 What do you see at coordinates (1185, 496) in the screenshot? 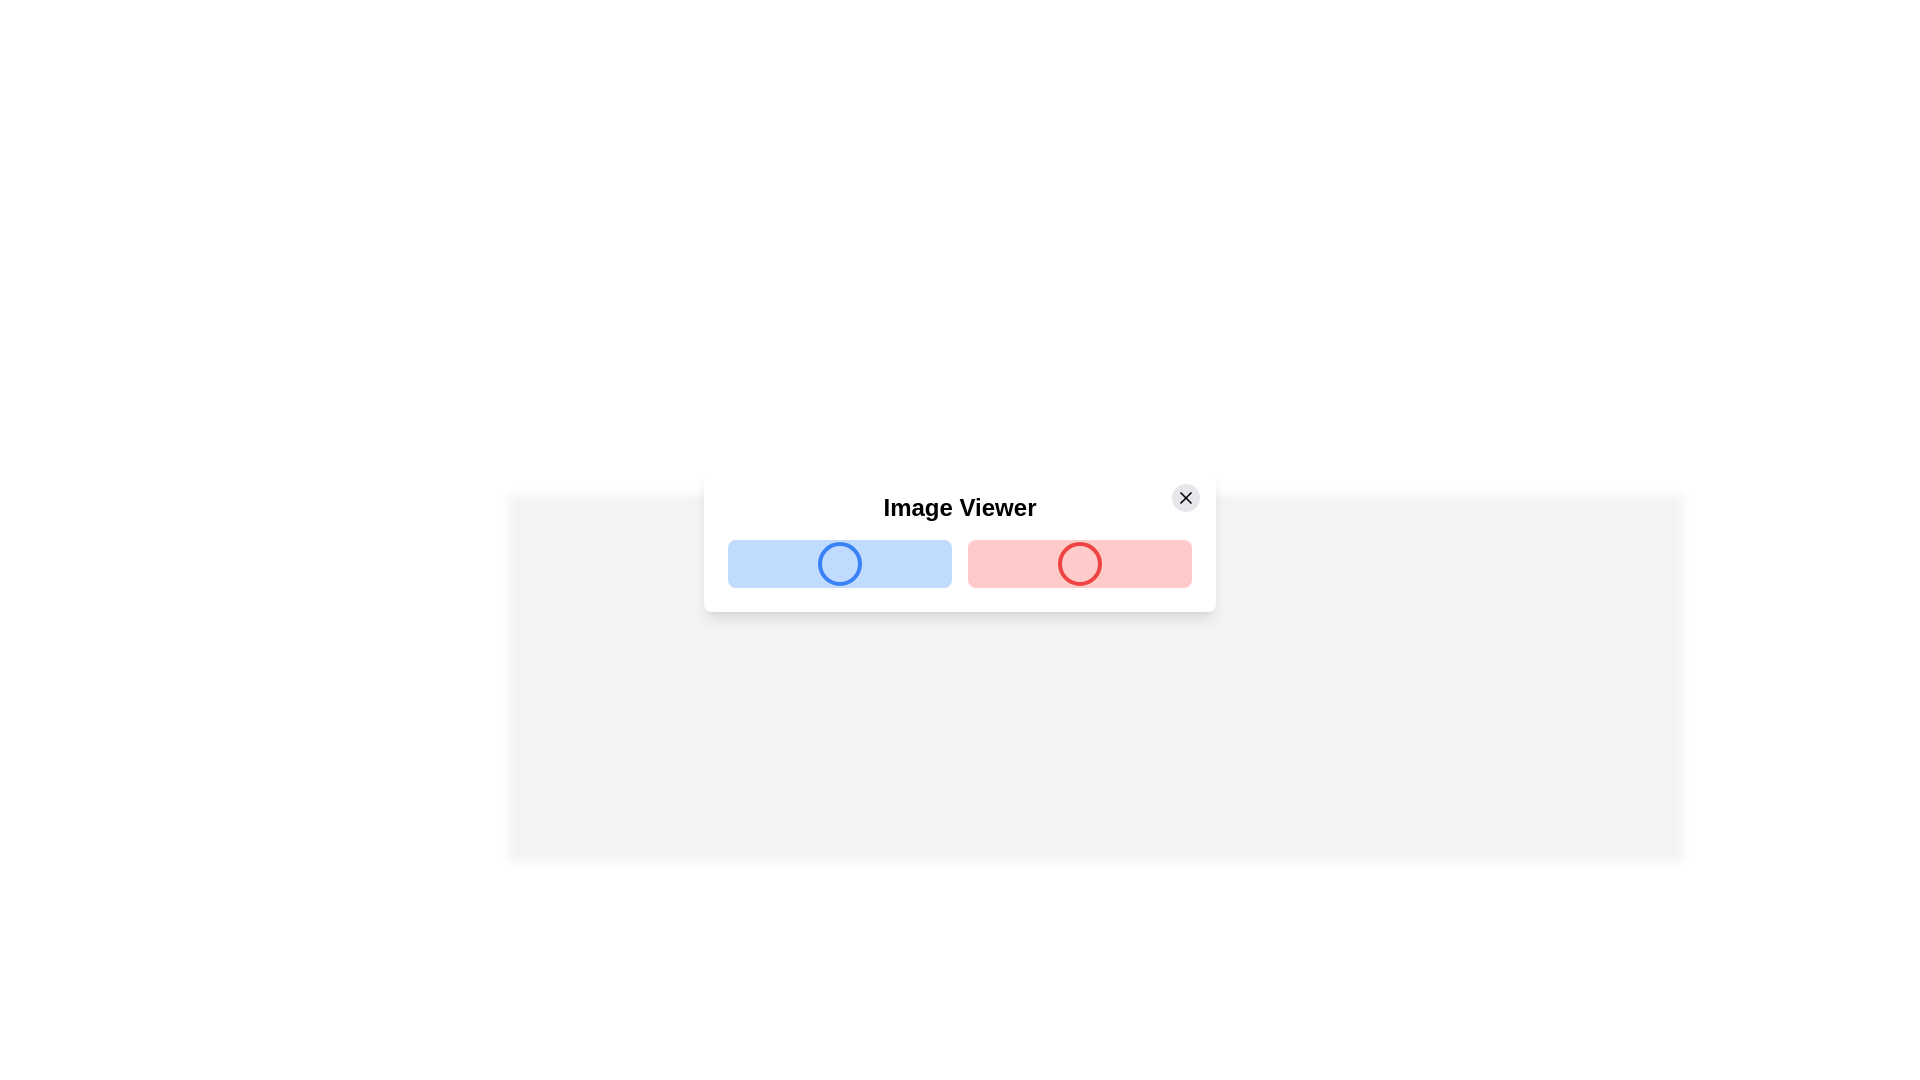
I see `the close button SVG icon located in the top-right corner of the 'Image Viewer' dialog box` at bounding box center [1185, 496].